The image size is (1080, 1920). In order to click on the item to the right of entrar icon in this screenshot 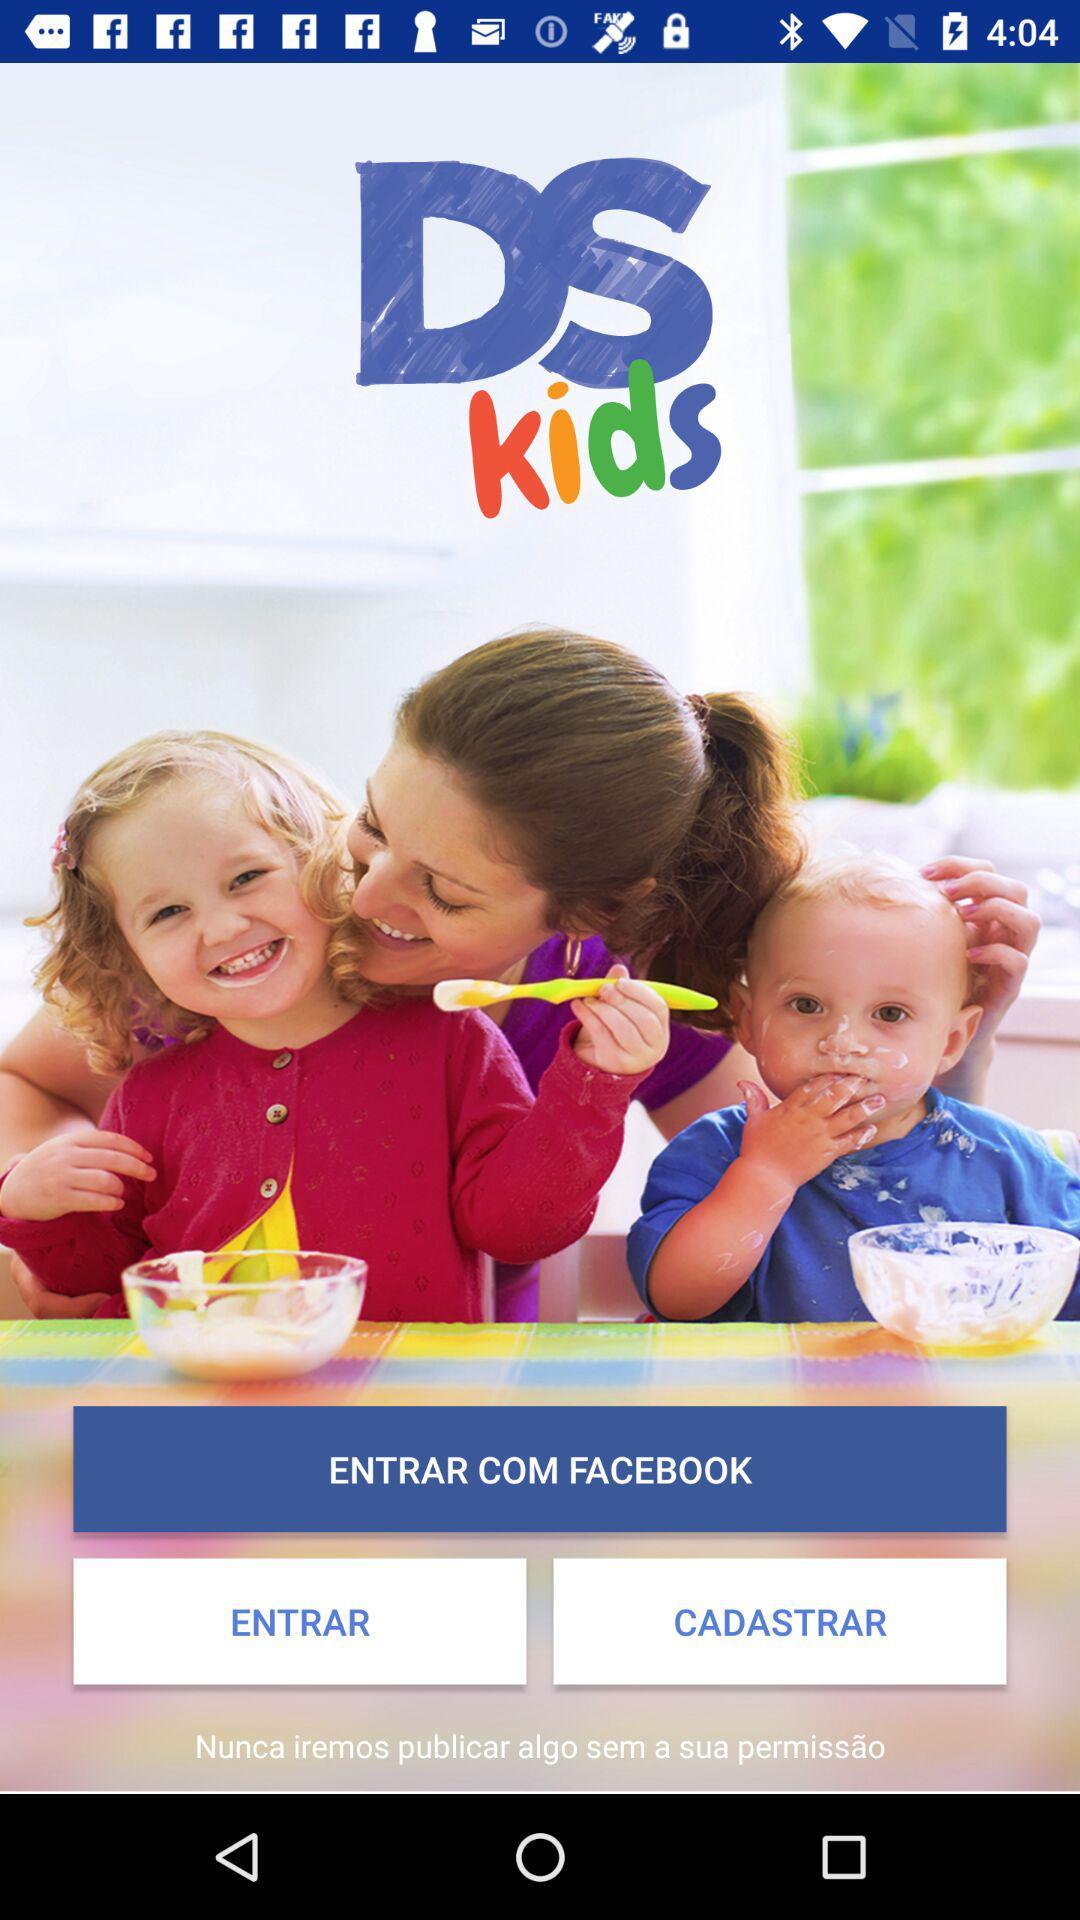, I will do `click(778, 1621)`.